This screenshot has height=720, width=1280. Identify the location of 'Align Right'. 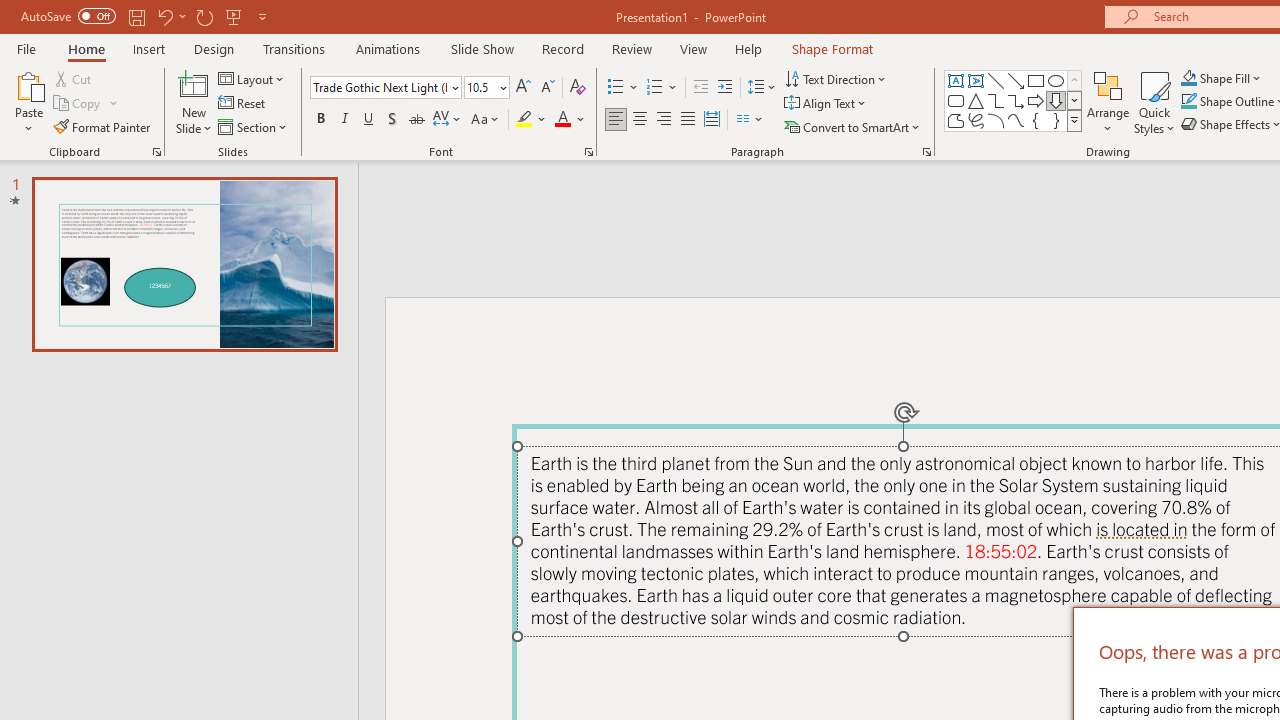
(663, 119).